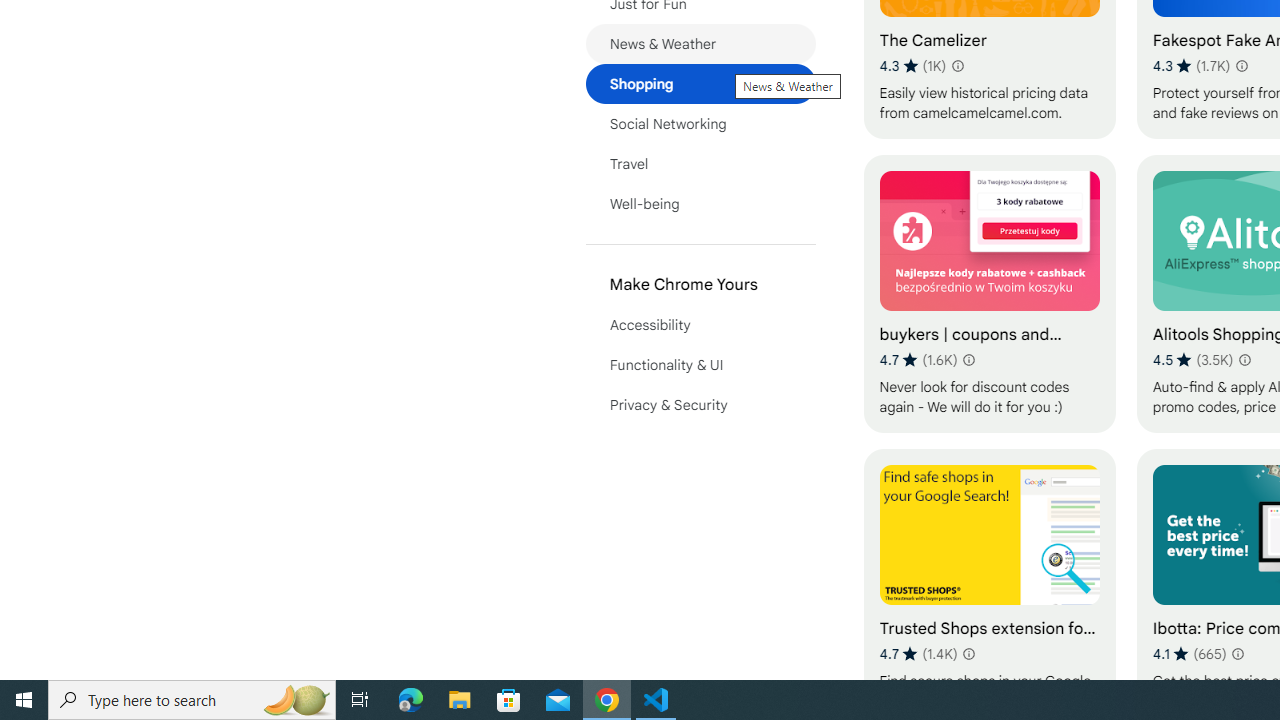 The image size is (1280, 720). I want to click on 'Accessibility', so click(700, 324).